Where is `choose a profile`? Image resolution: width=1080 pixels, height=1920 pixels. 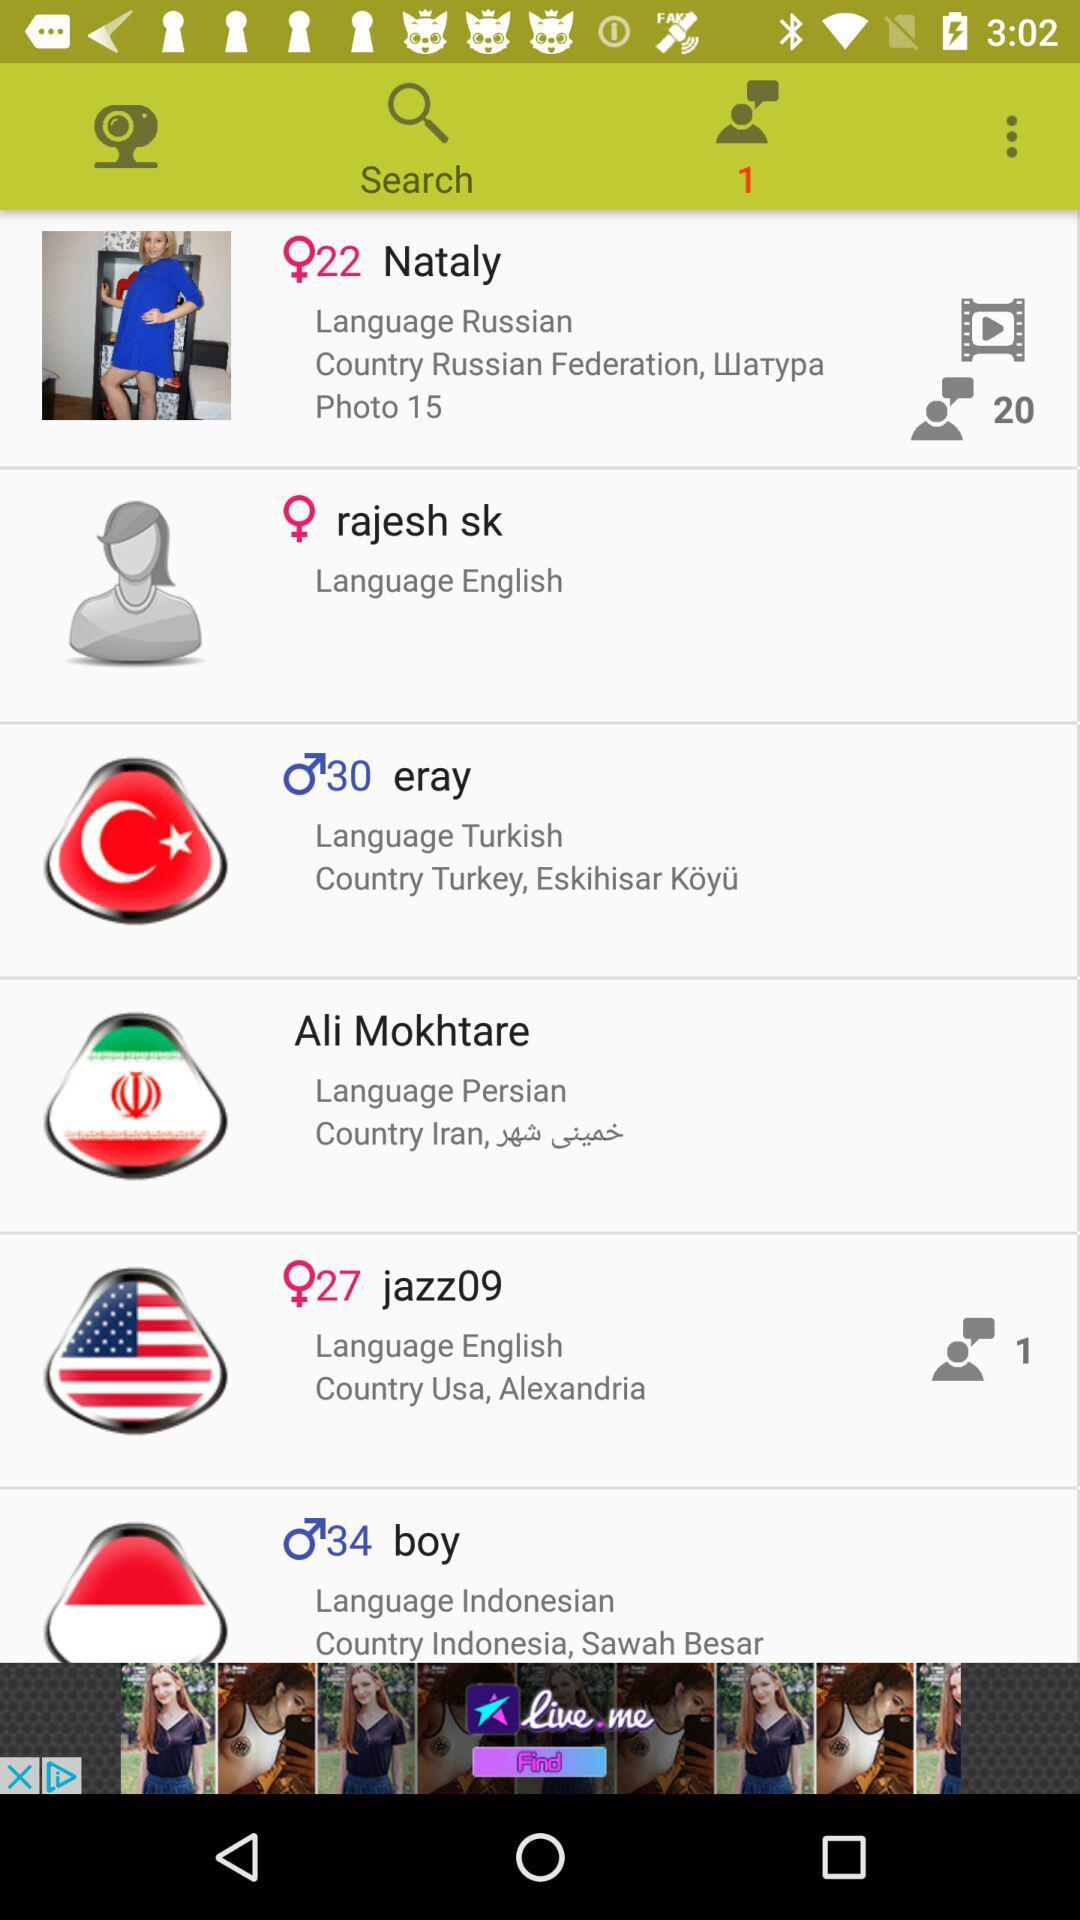
choose a profile is located at coordinates (135, 840).